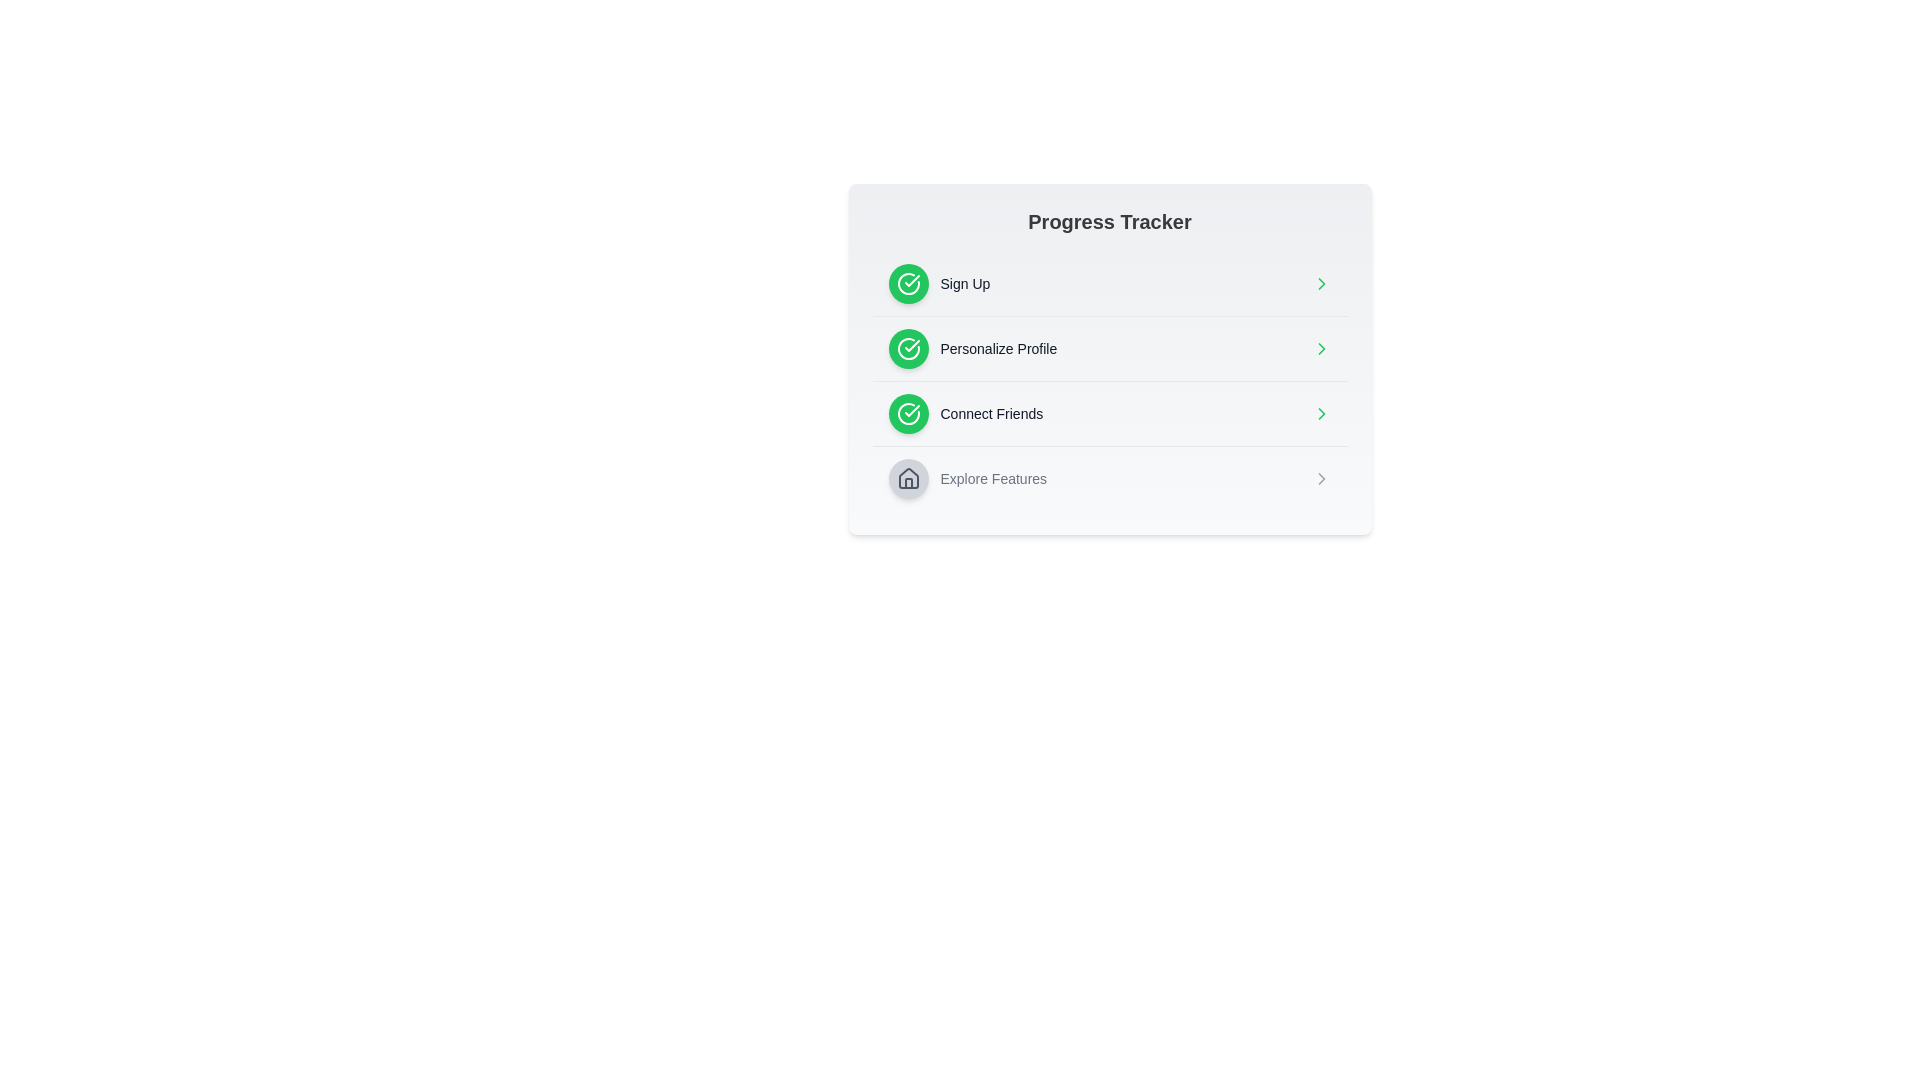  I want to click on the 'Personalize Profile' list item in the progress tracker, so click(1108, 348).